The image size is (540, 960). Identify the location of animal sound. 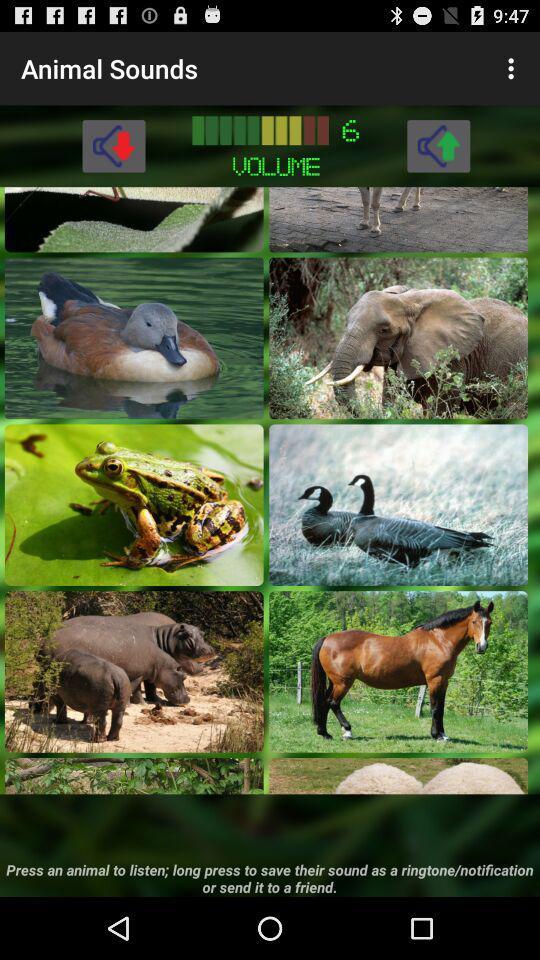
(398, 503).